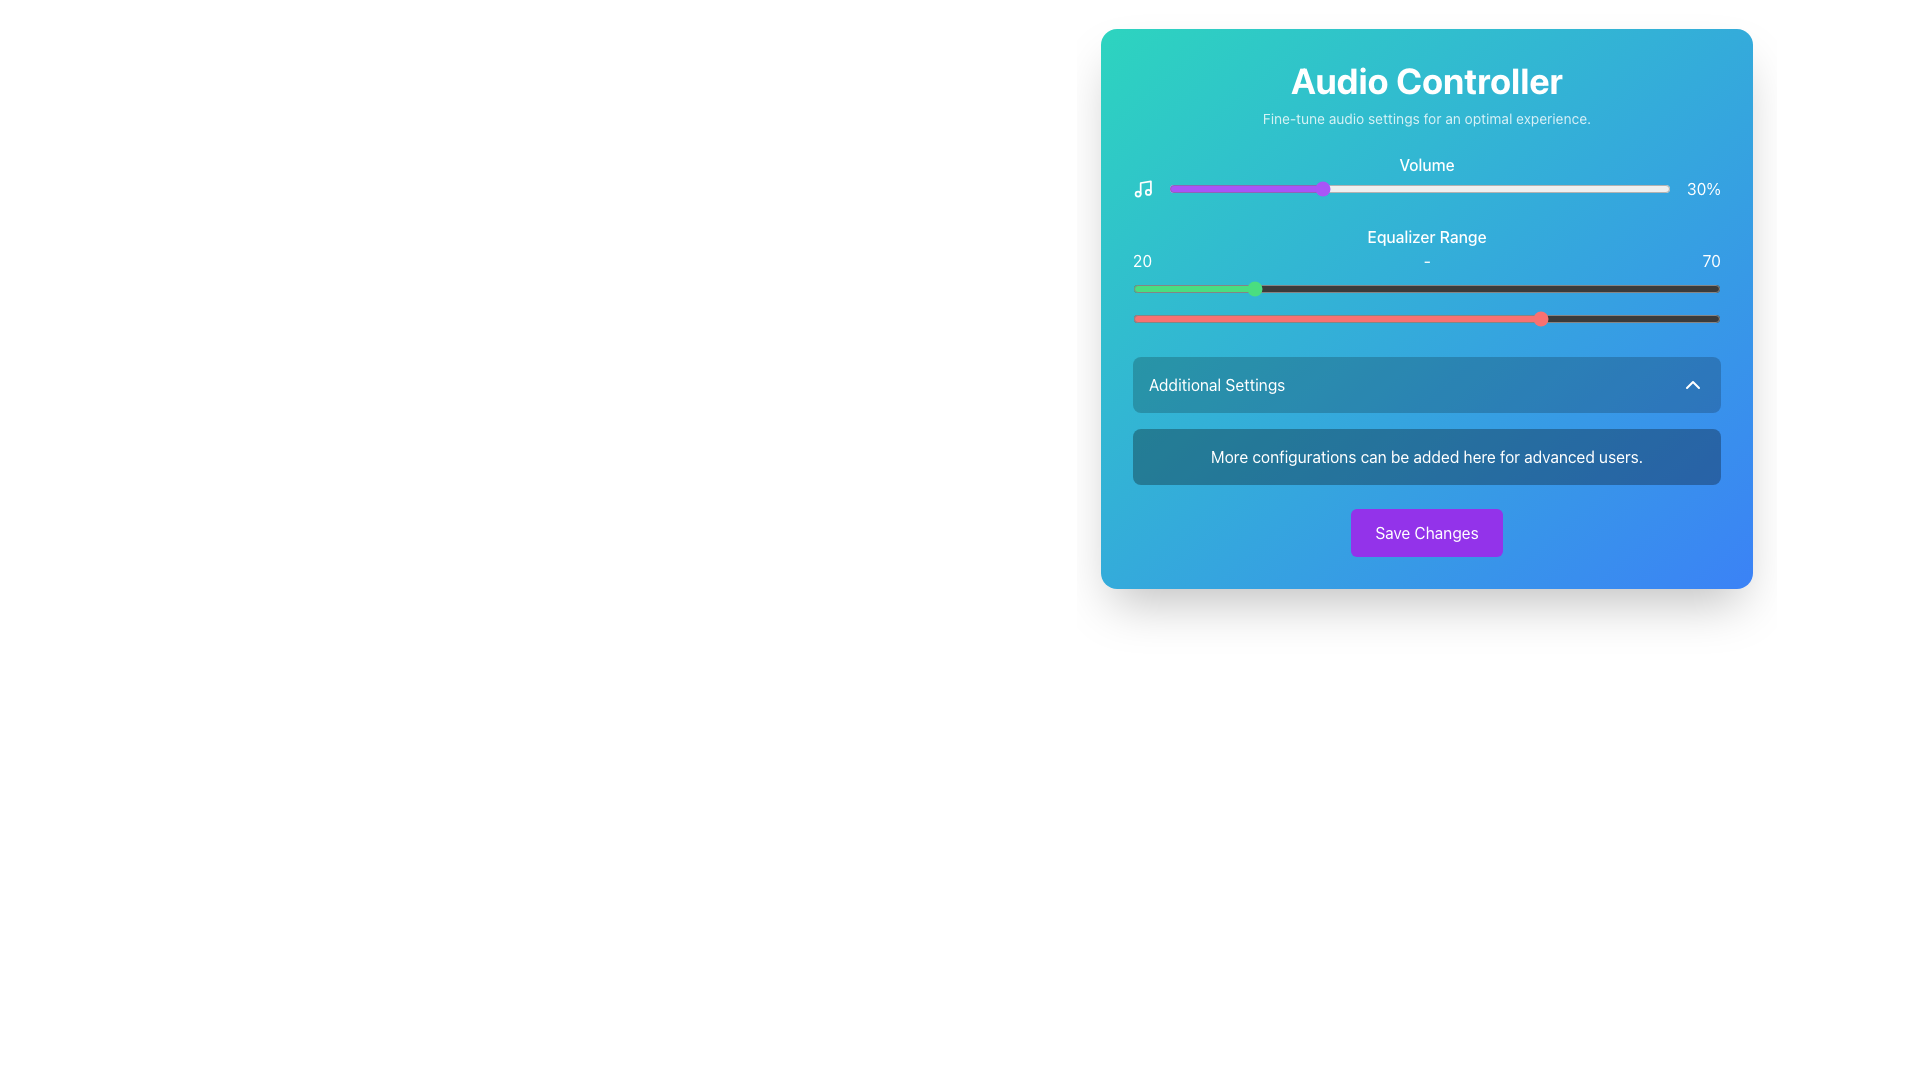  I want to click on the static text label indicating the minimum value of the 'Equalizer Range', which displays '20' on the left side of the range '20-70', so click(1142, 260).